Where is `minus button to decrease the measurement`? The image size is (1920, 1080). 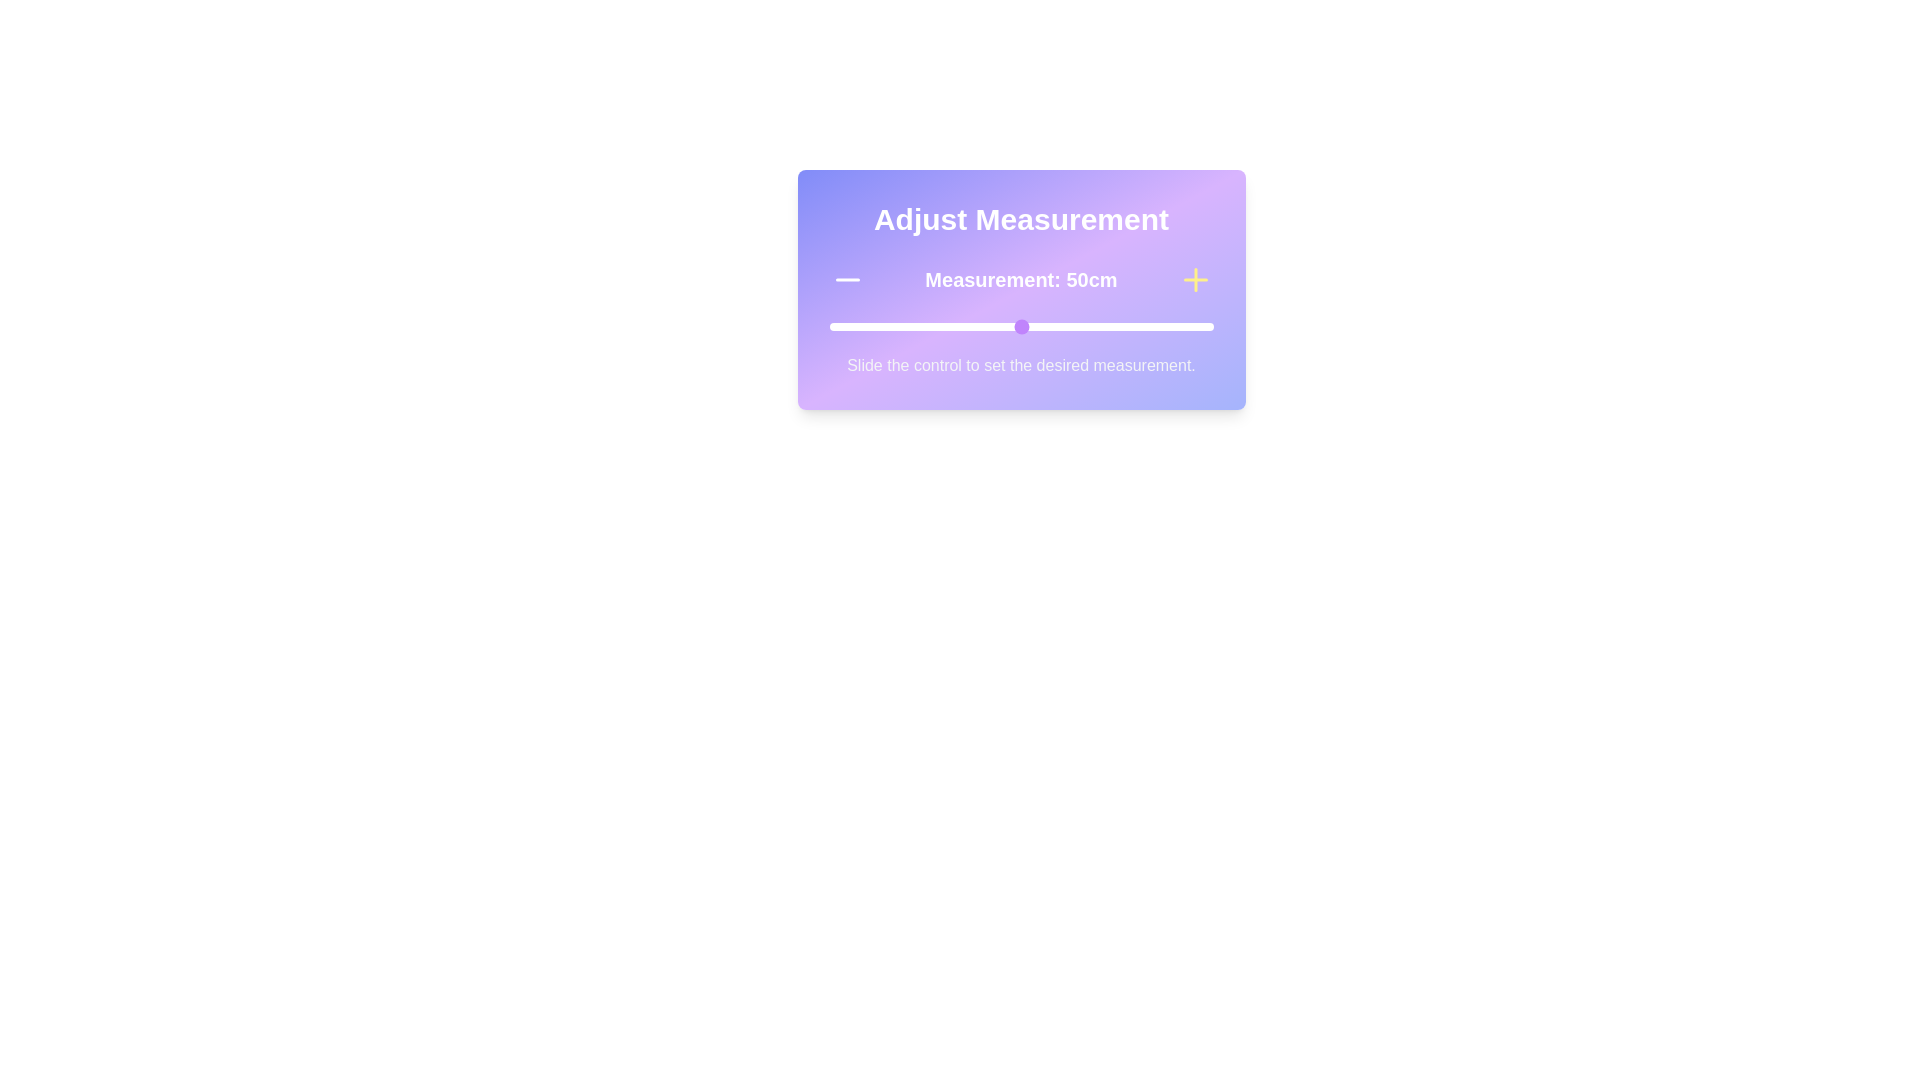
minus button to decrease the measurement is located at coordinates (847, 280).